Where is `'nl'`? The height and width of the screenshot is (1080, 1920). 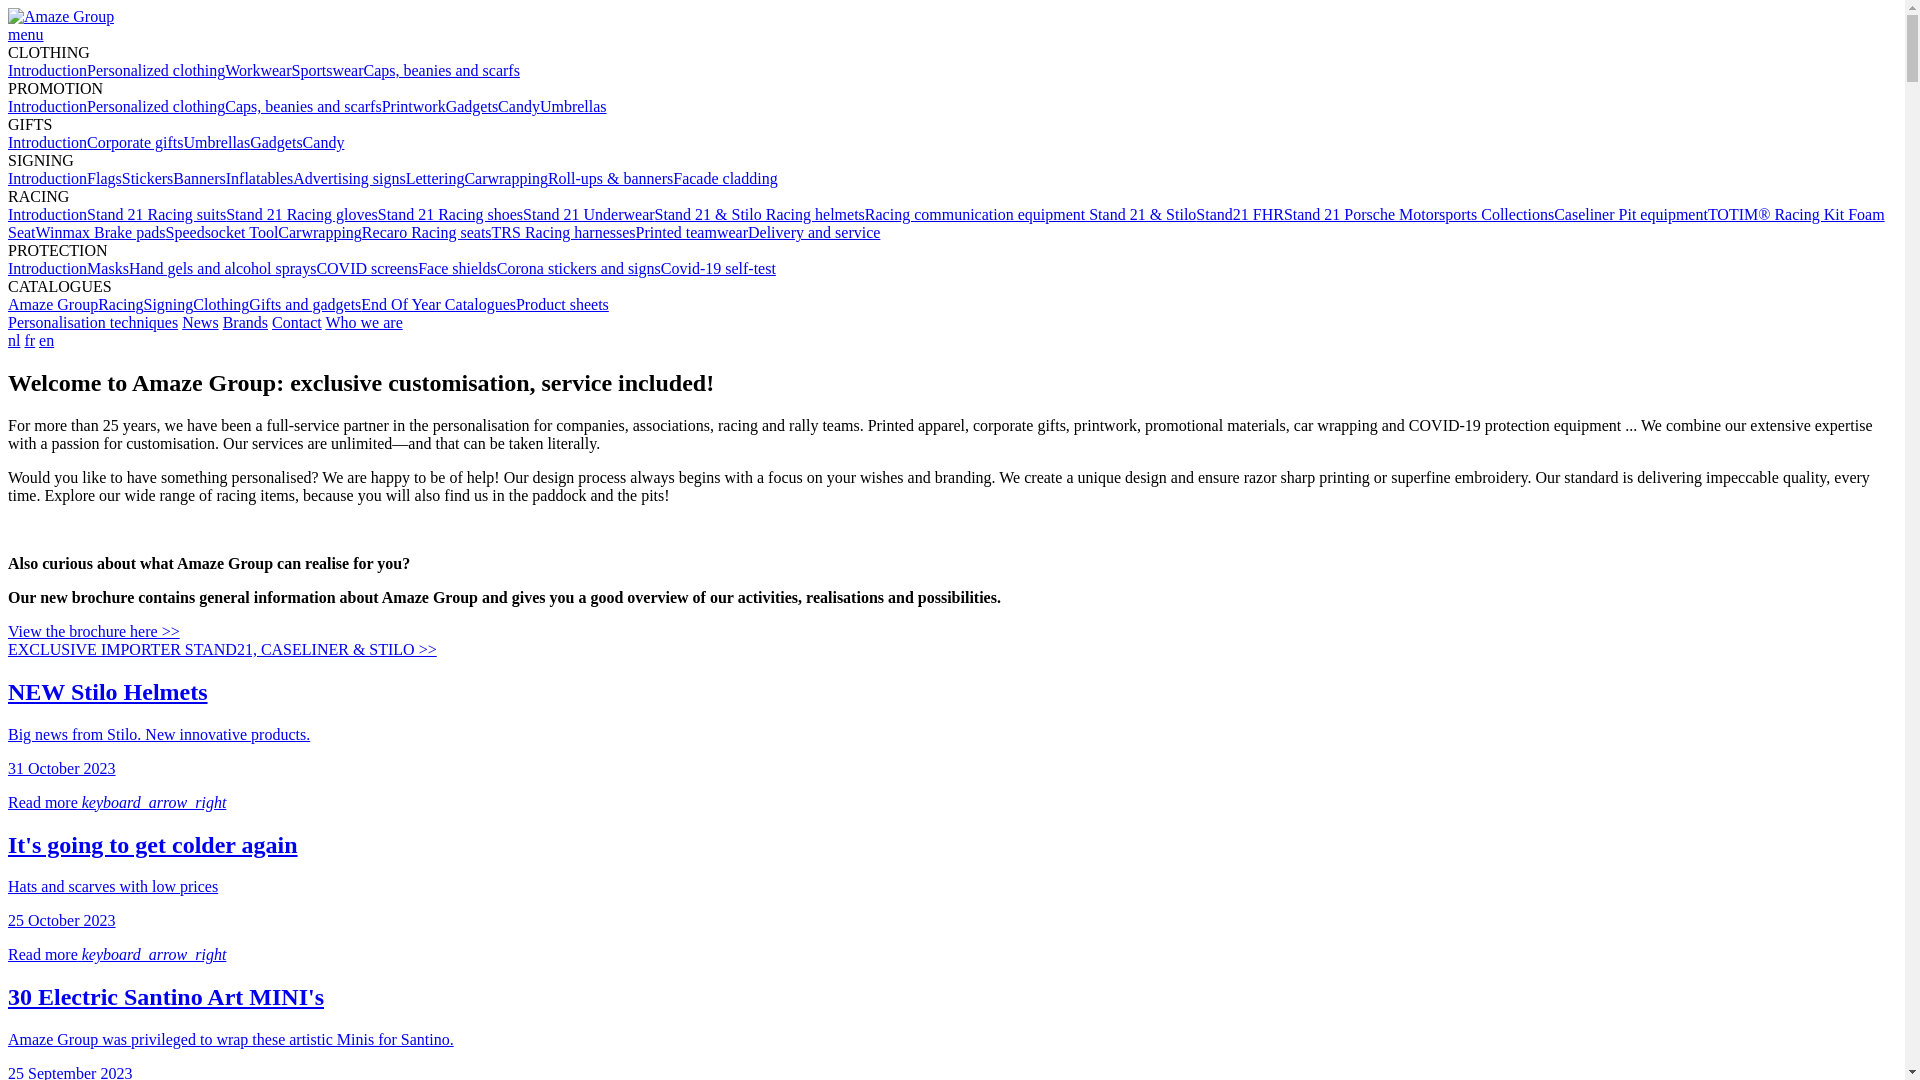 'nl' is located at coordinates (14, 339).